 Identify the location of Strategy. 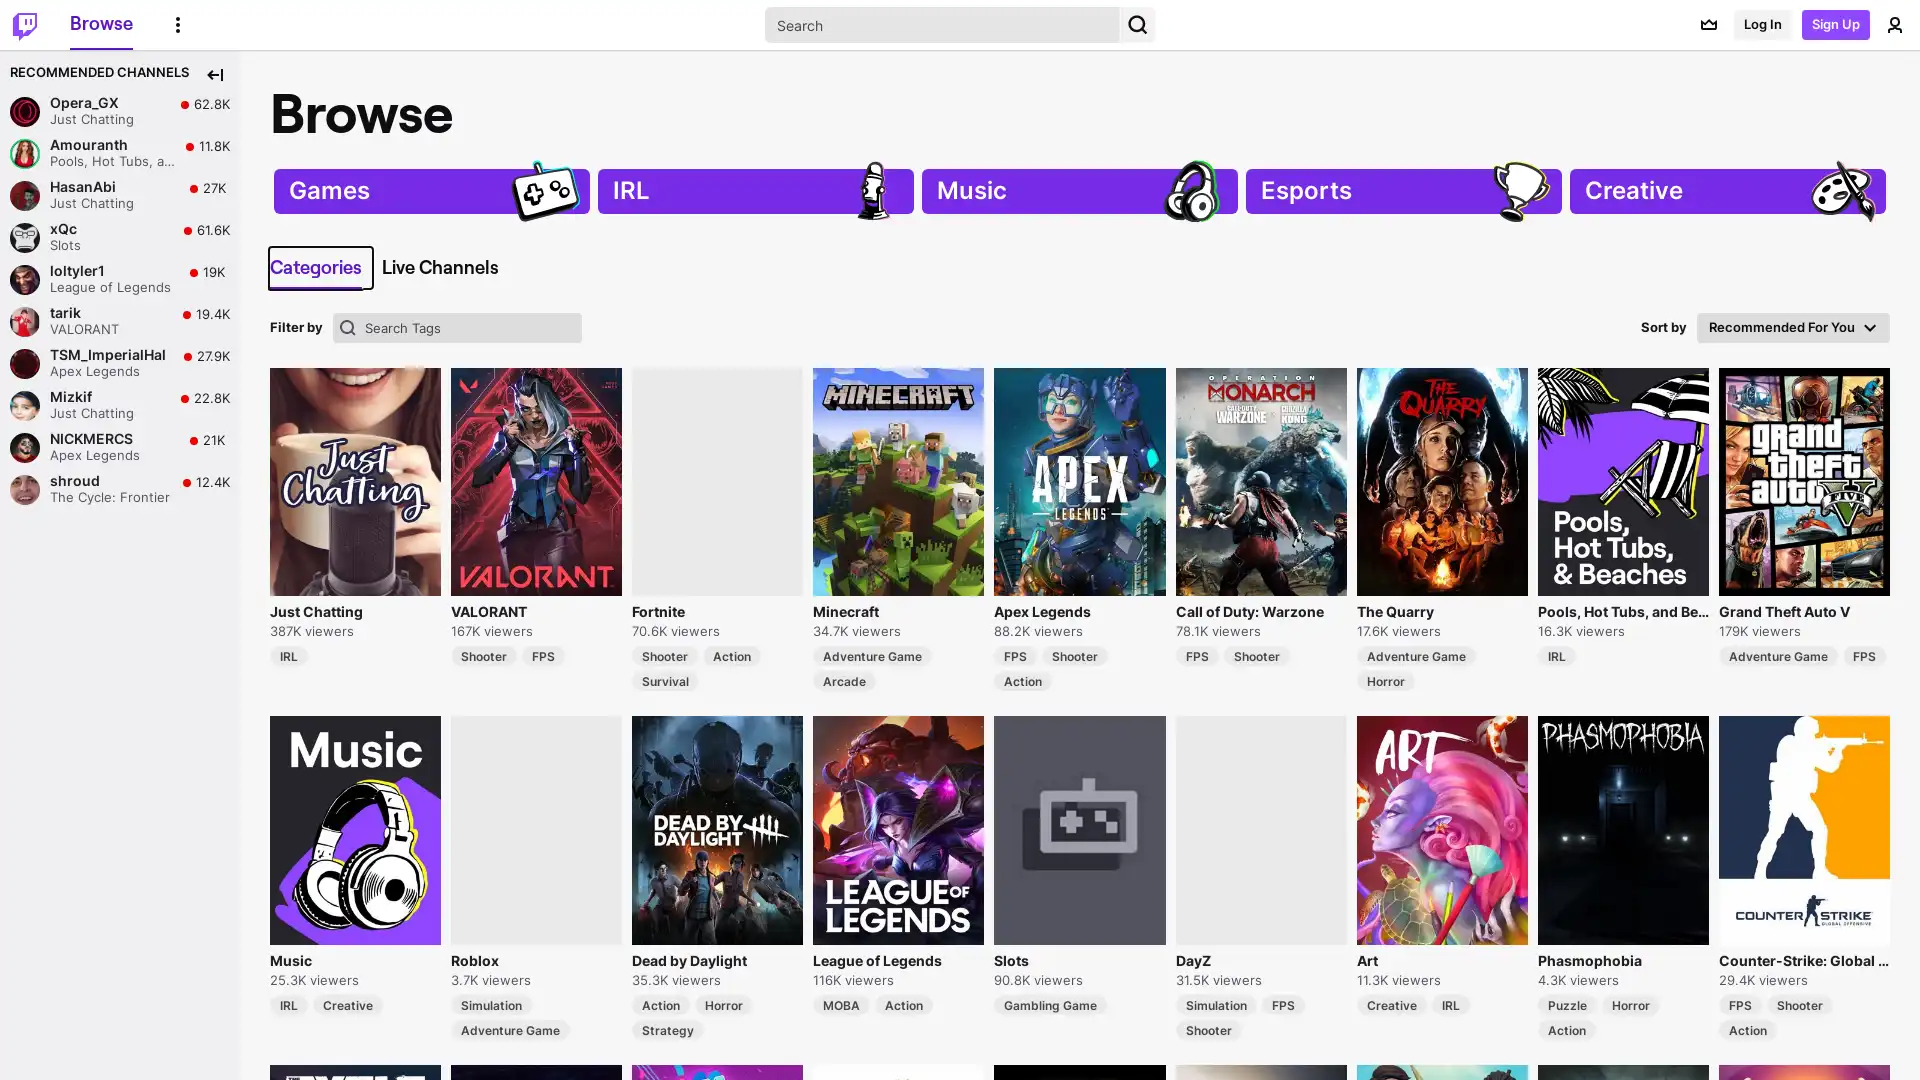
(667, 1029).